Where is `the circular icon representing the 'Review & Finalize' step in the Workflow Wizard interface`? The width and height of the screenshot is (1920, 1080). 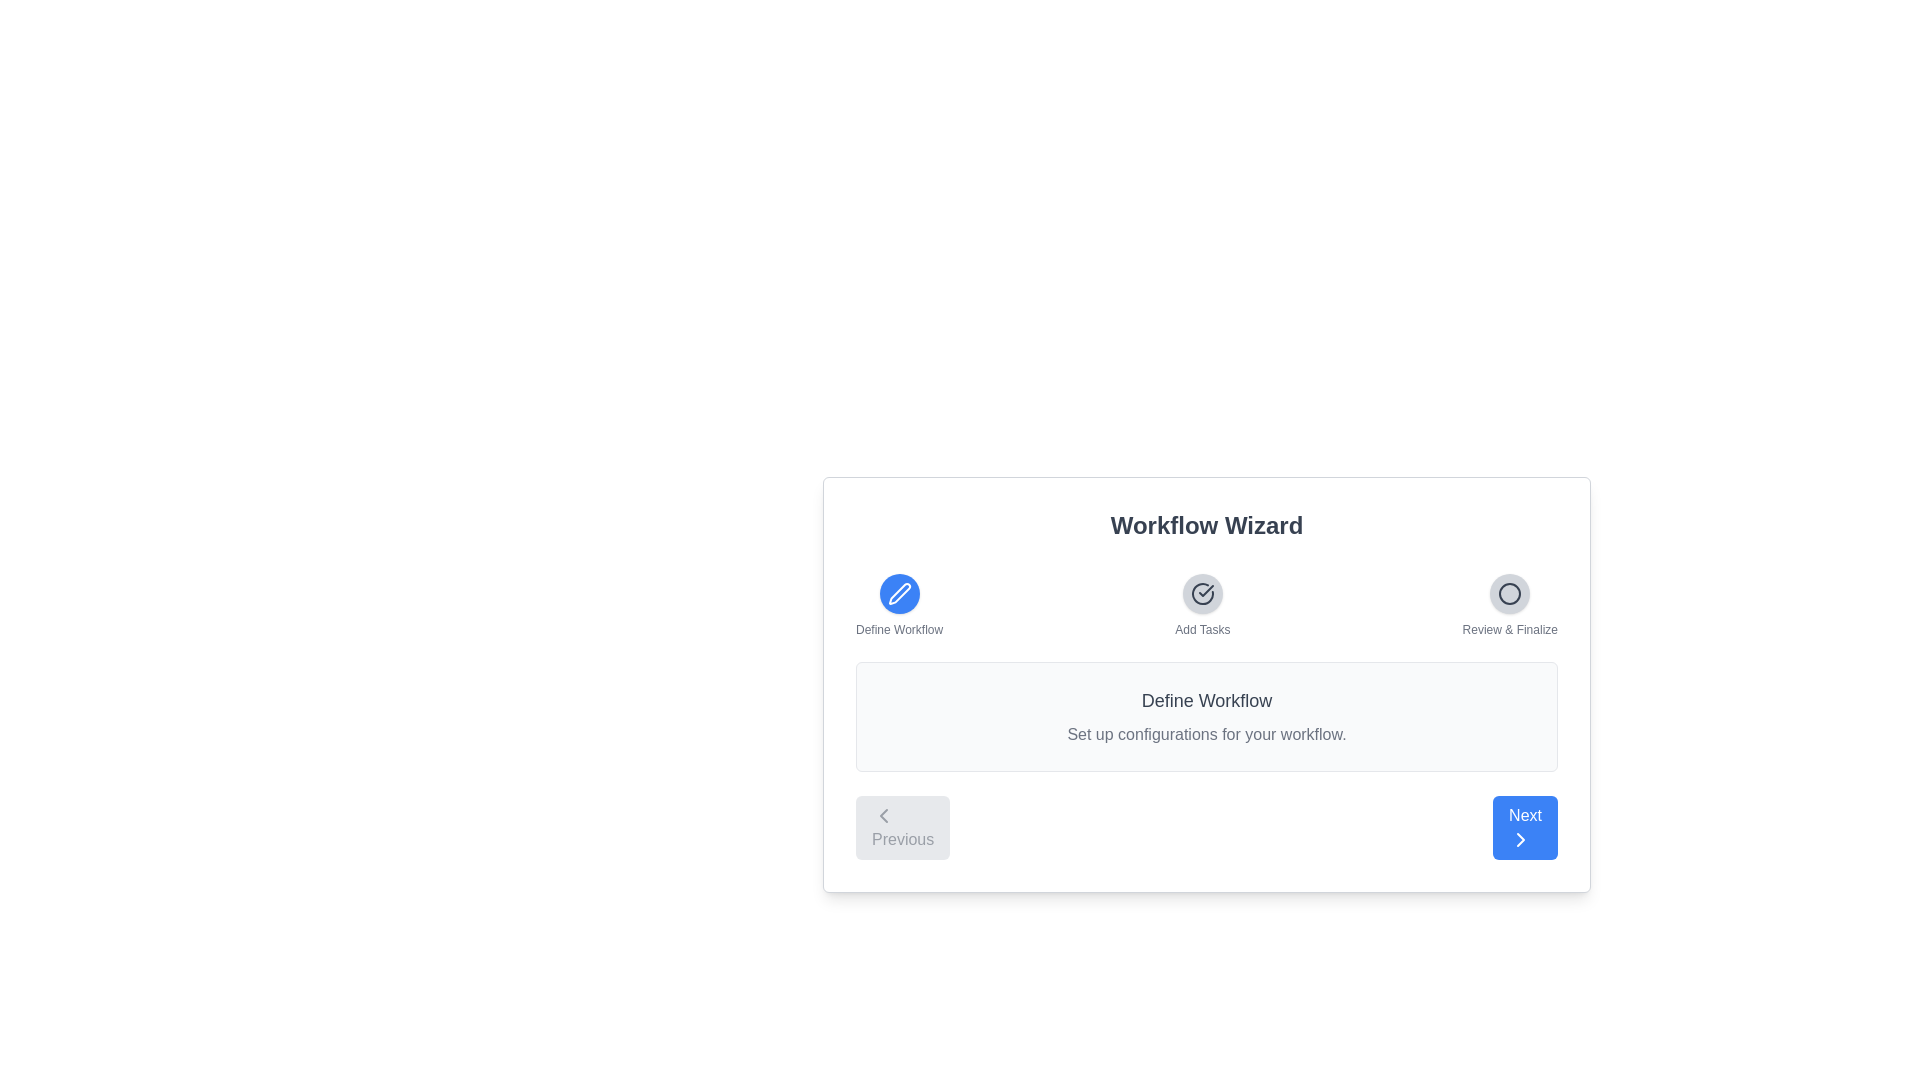 the circular icon representing the 'Review & Finalize' step in the Workflow Wizard interface is located at coordinates (1510, 593).